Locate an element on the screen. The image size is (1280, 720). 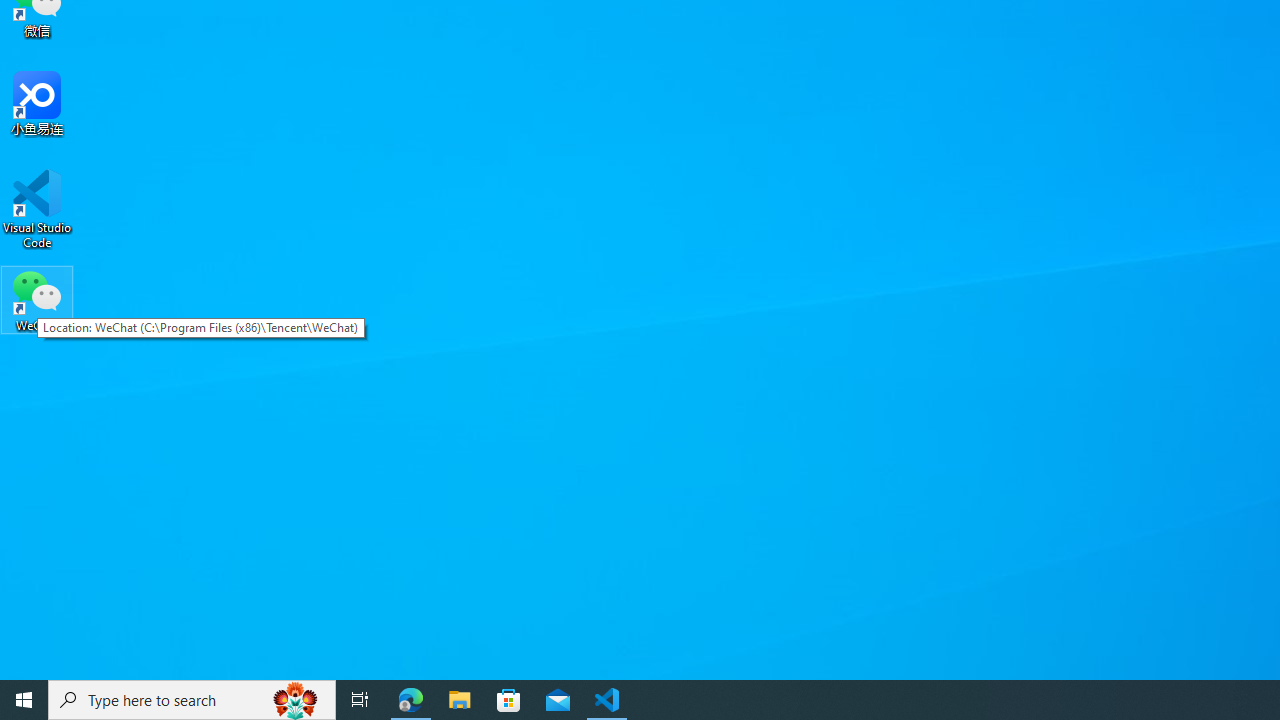
'File Explorer' is located at coordinates (459, 698).